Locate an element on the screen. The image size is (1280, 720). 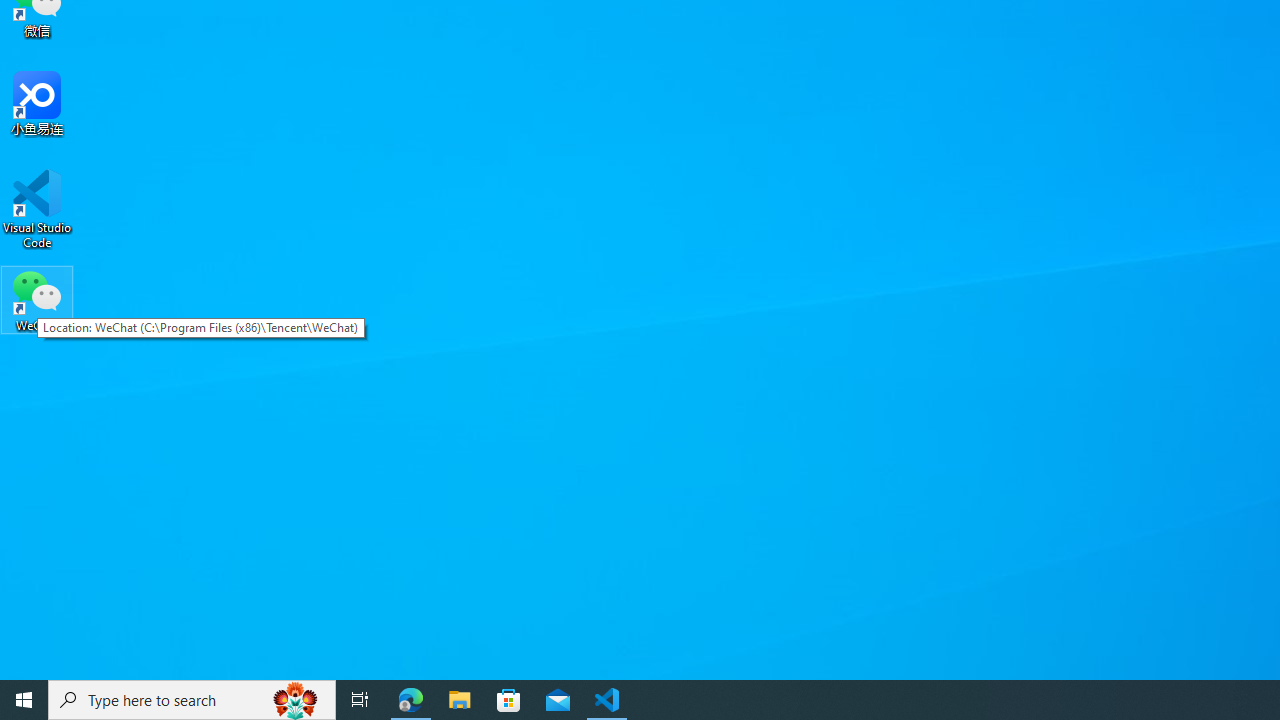
'File Explorer' is located at coordinates (459, 698).